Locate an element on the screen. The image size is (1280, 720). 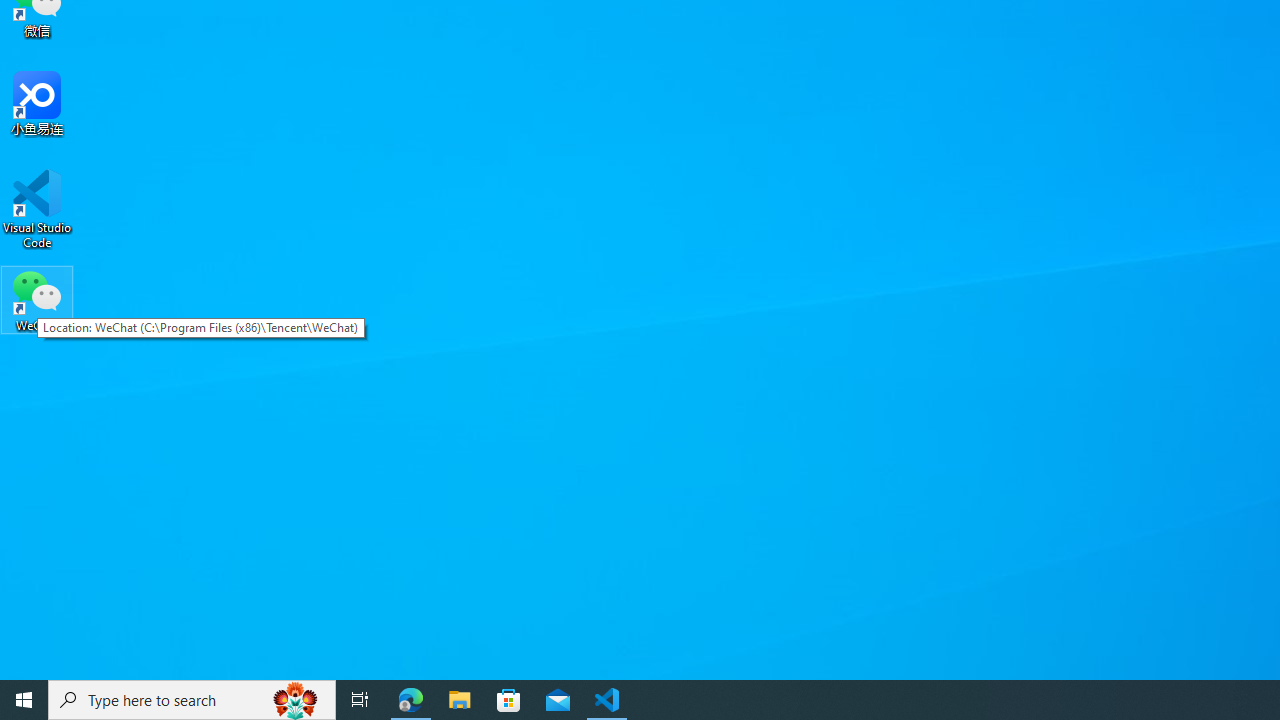
'File Explorer' is located at coordinates (459, 698).